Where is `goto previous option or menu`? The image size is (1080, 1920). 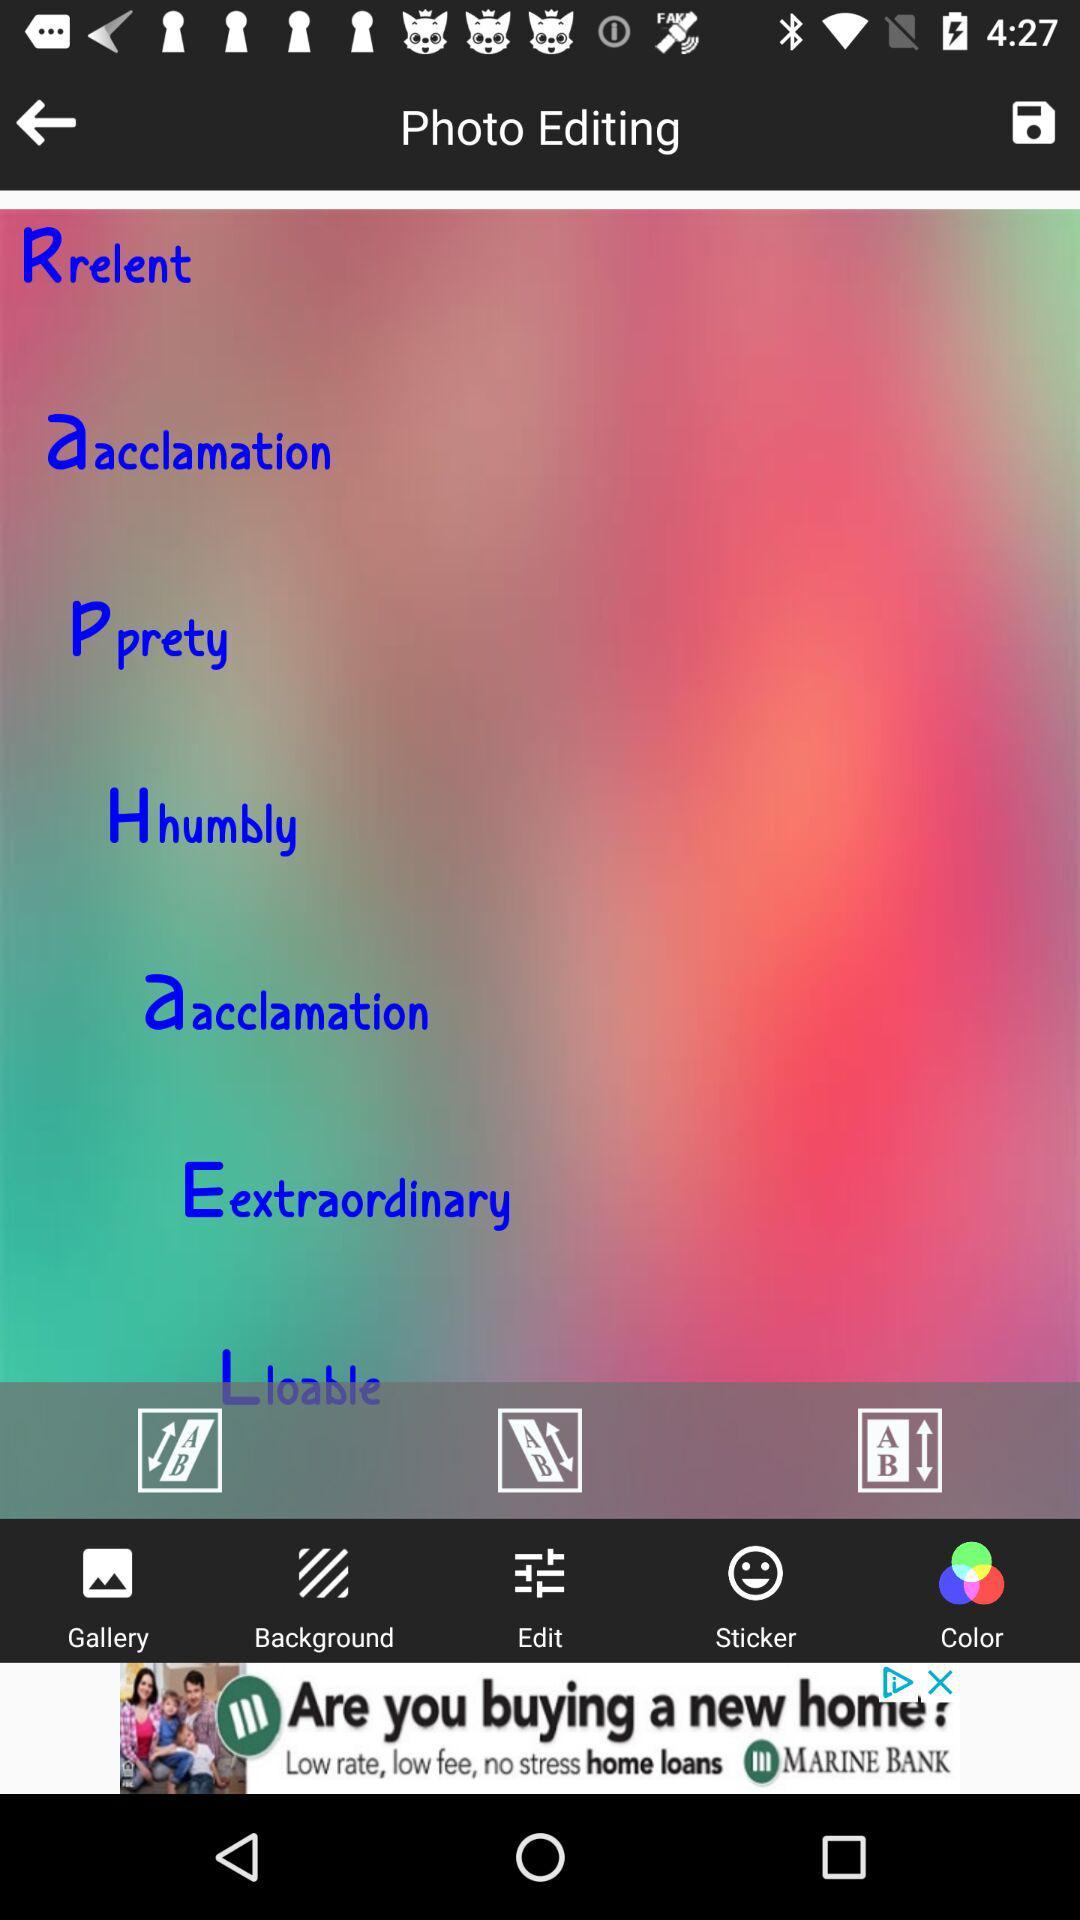
goto previous option or menu is located at coordinates (45, 121).